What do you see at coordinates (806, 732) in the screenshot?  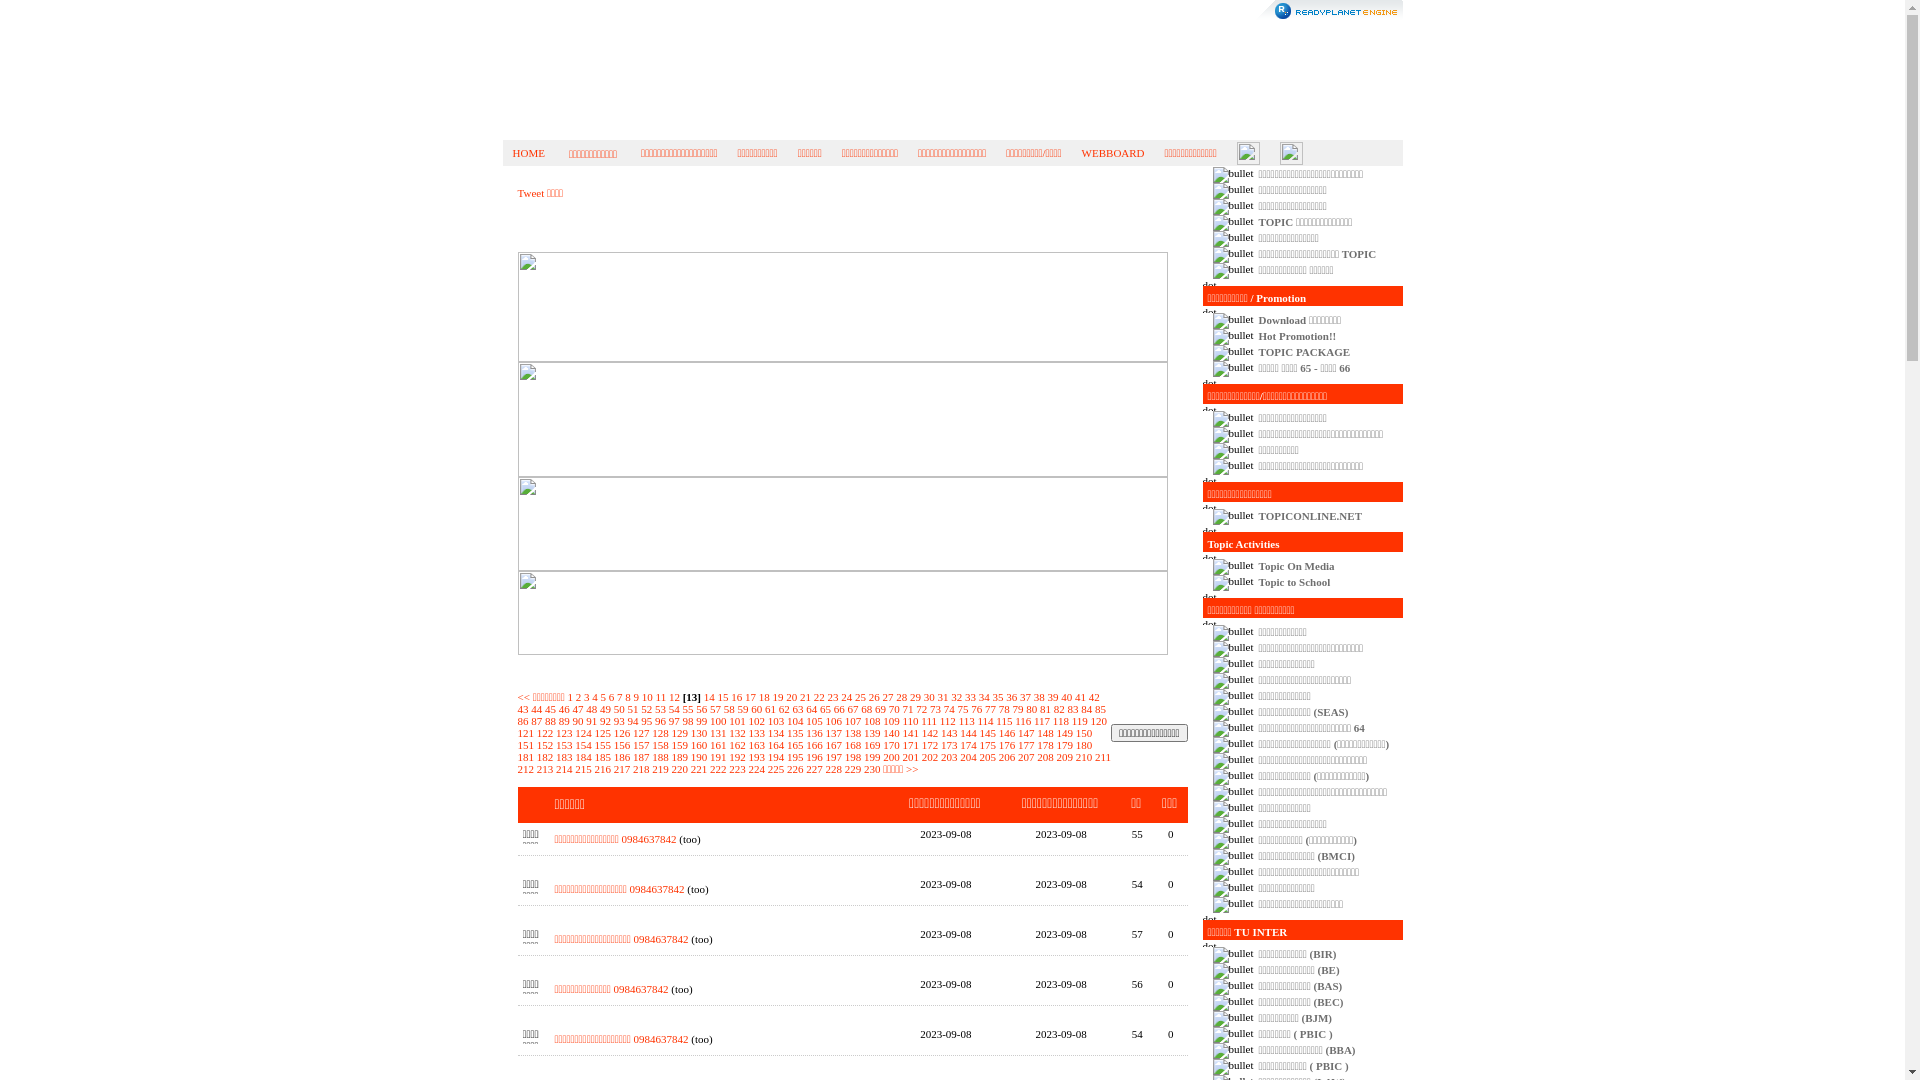 I see `'136'` at bounding box center [806, 732].